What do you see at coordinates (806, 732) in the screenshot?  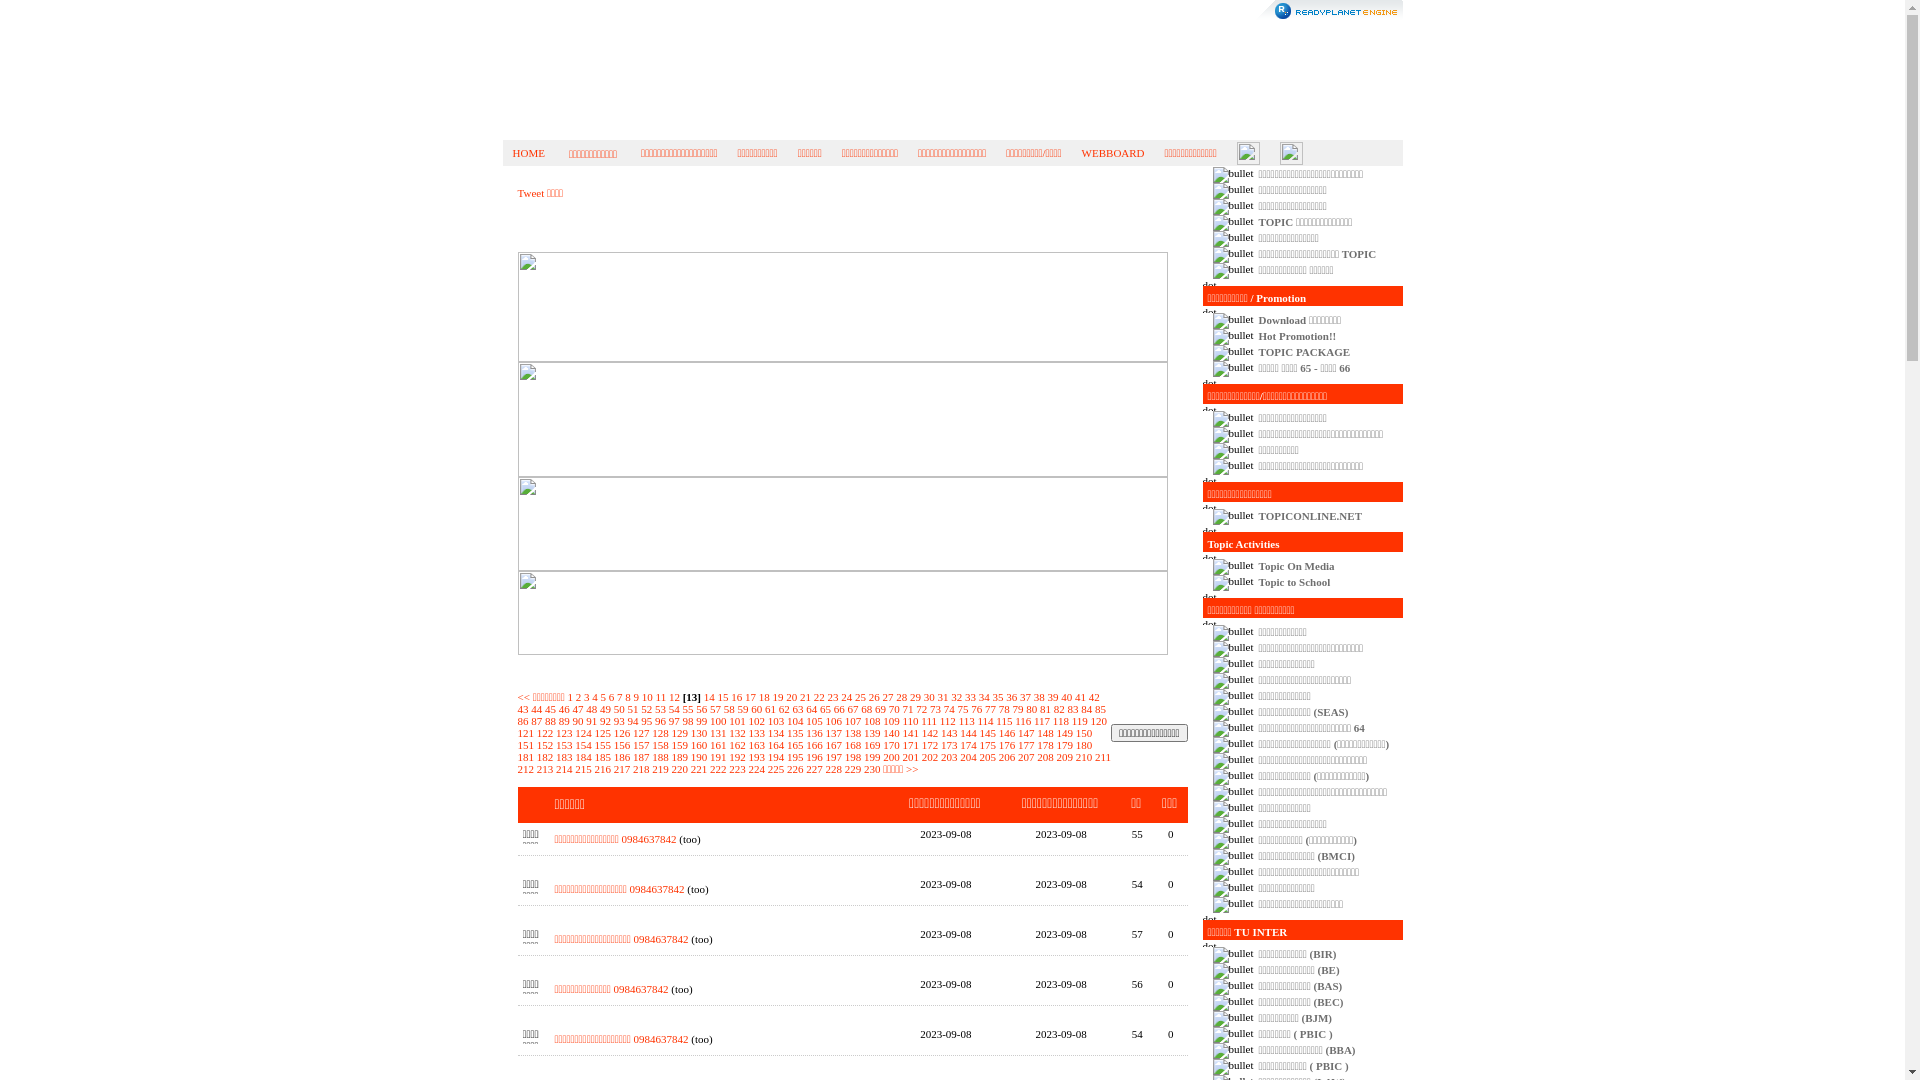 I see `'136'` at bounding box center [806, 732].